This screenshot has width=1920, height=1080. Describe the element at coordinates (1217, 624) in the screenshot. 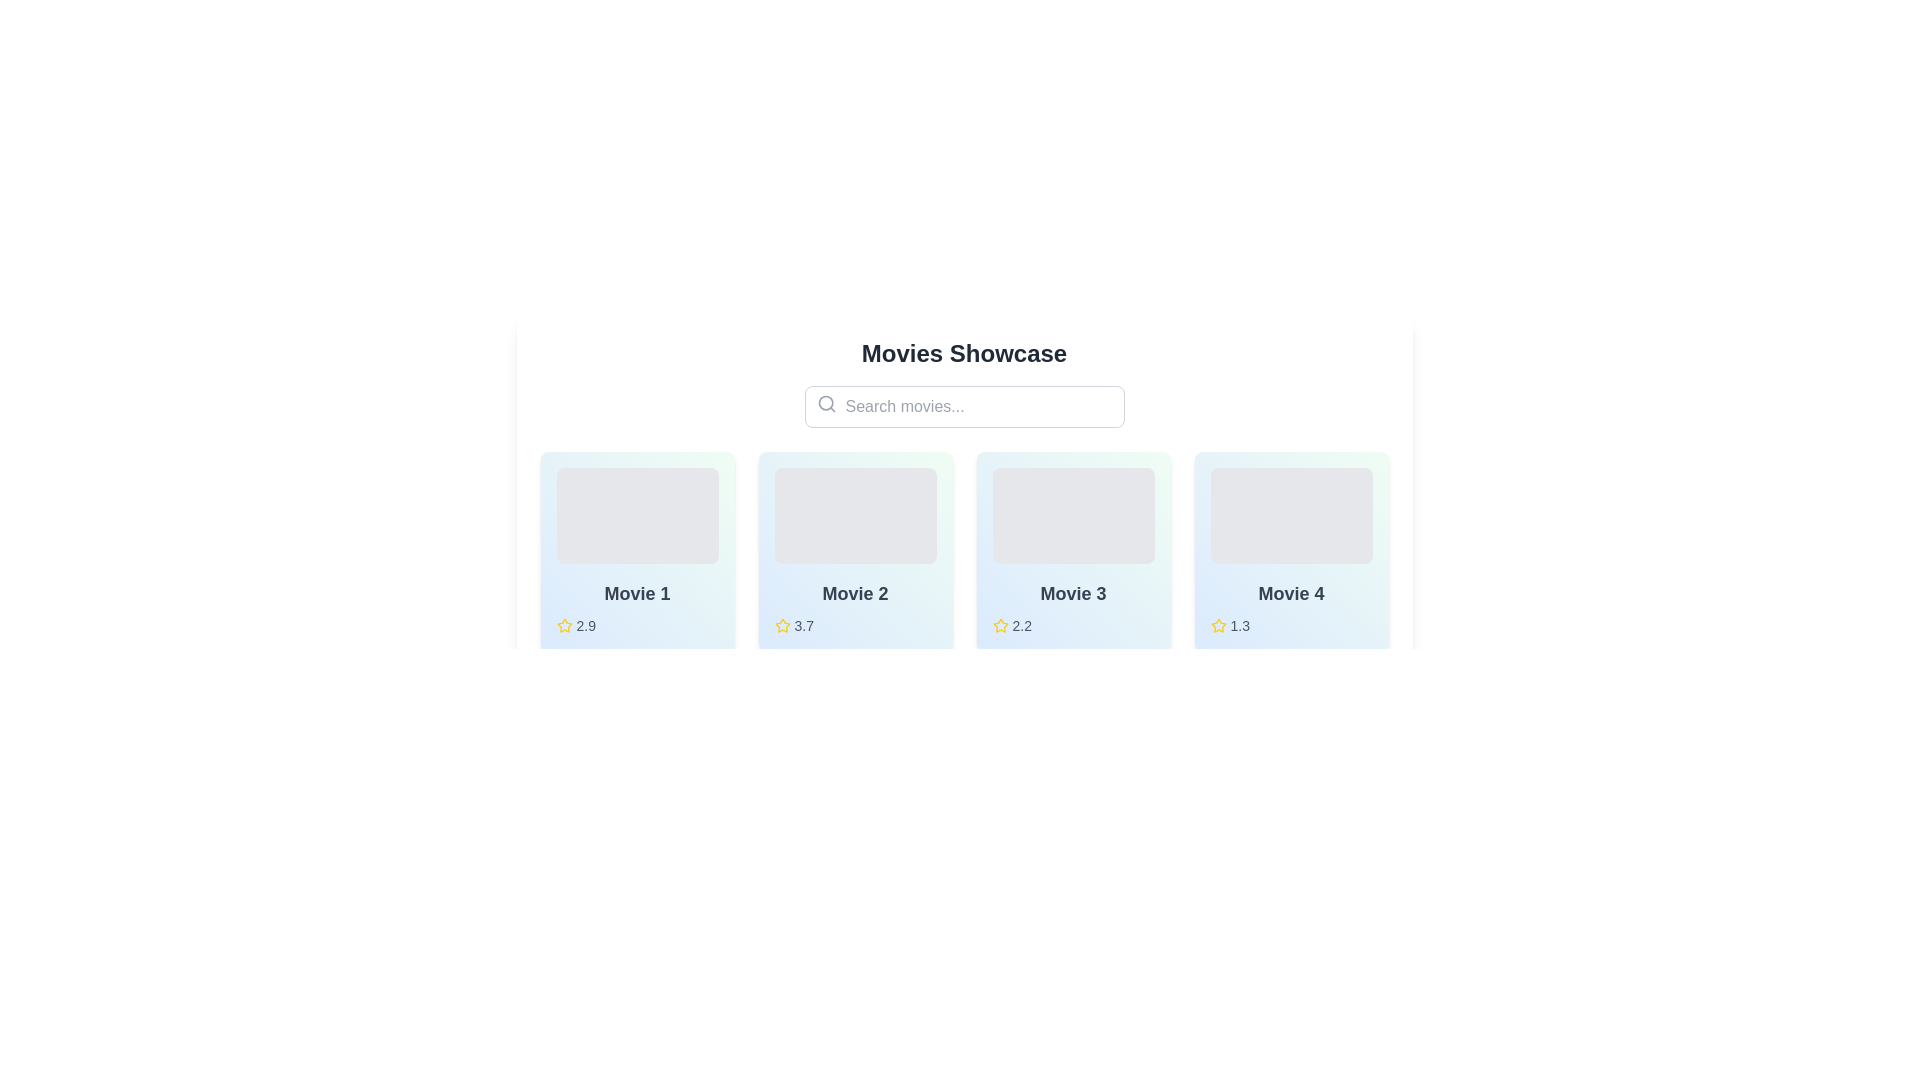

I see `the rating icon located to the left of the text '1.3' in the rating section of the 'Movie 4' card` at that location.